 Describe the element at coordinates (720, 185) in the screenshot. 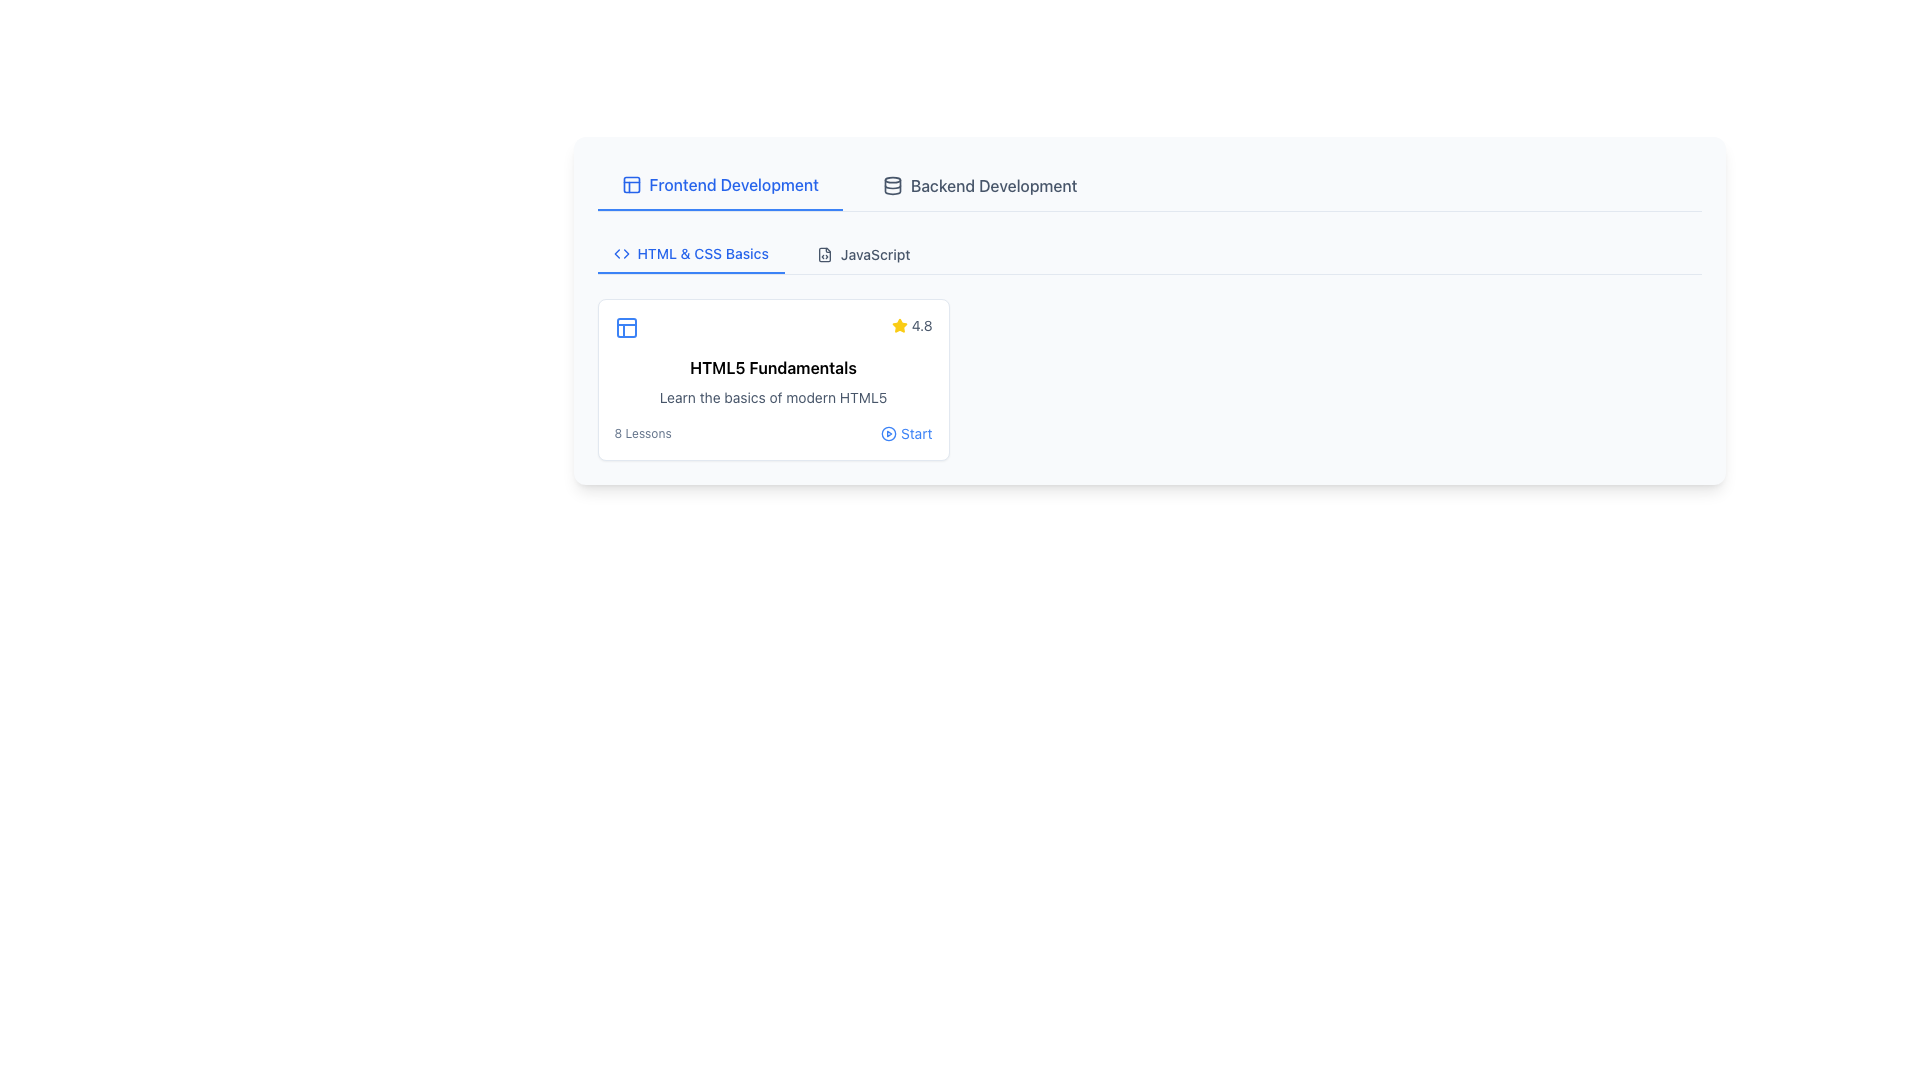

I see `the active 'Frontend Development' tab with a blue underline to switch content` at that location.